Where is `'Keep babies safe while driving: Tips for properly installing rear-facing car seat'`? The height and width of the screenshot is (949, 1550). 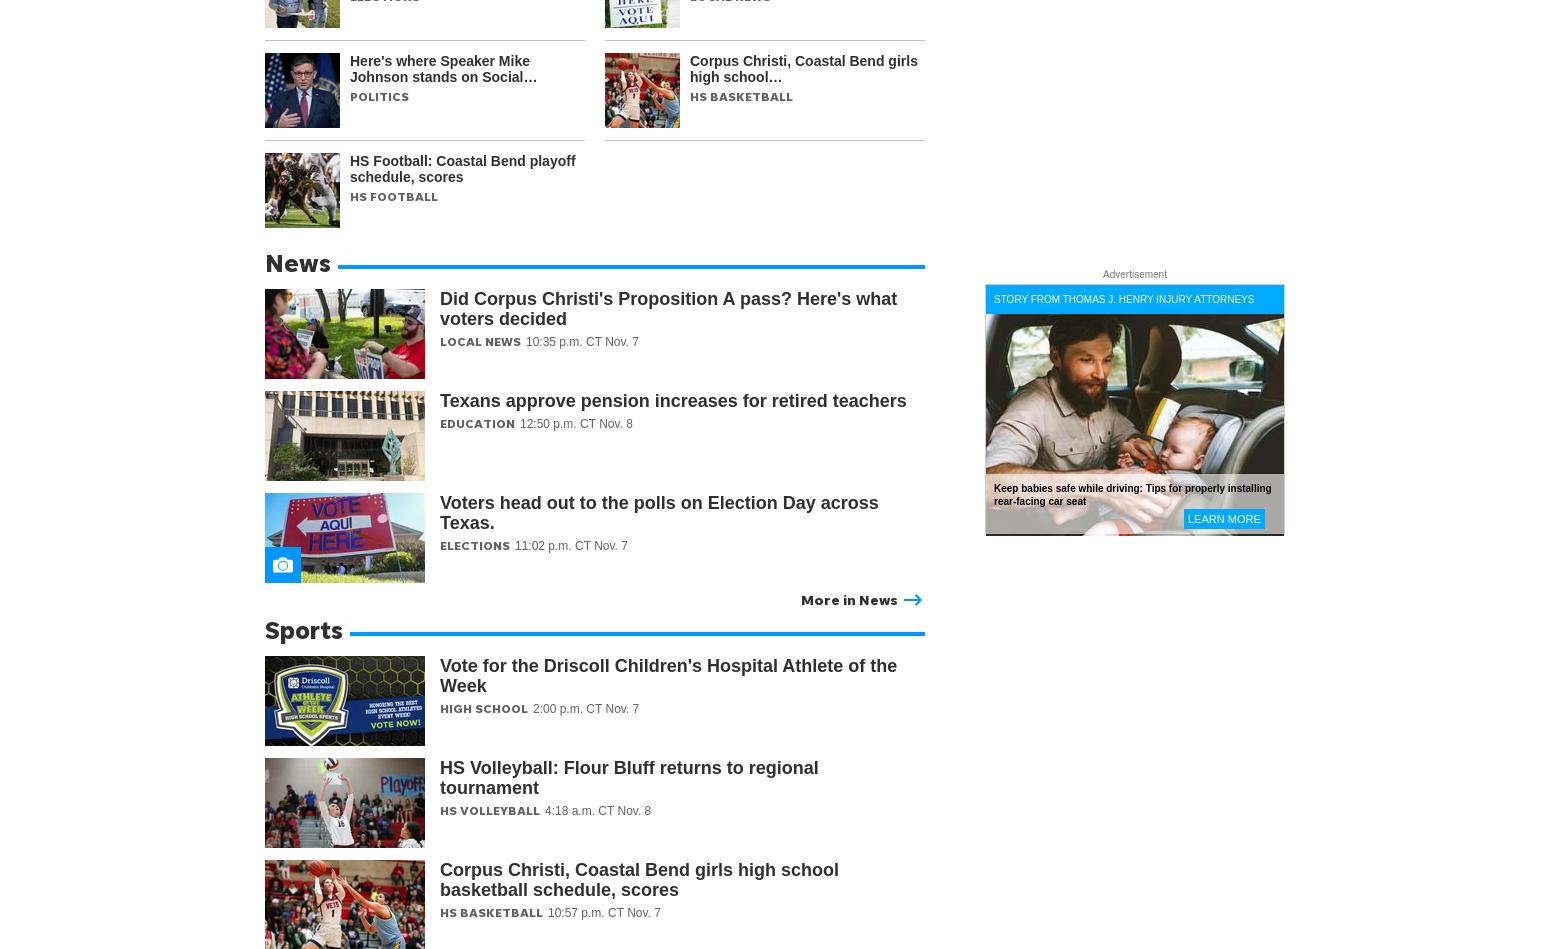
'Keep babies safe while driving: Tips for properly installing rear-facing car seat' is located at coordinates (1131, 493).